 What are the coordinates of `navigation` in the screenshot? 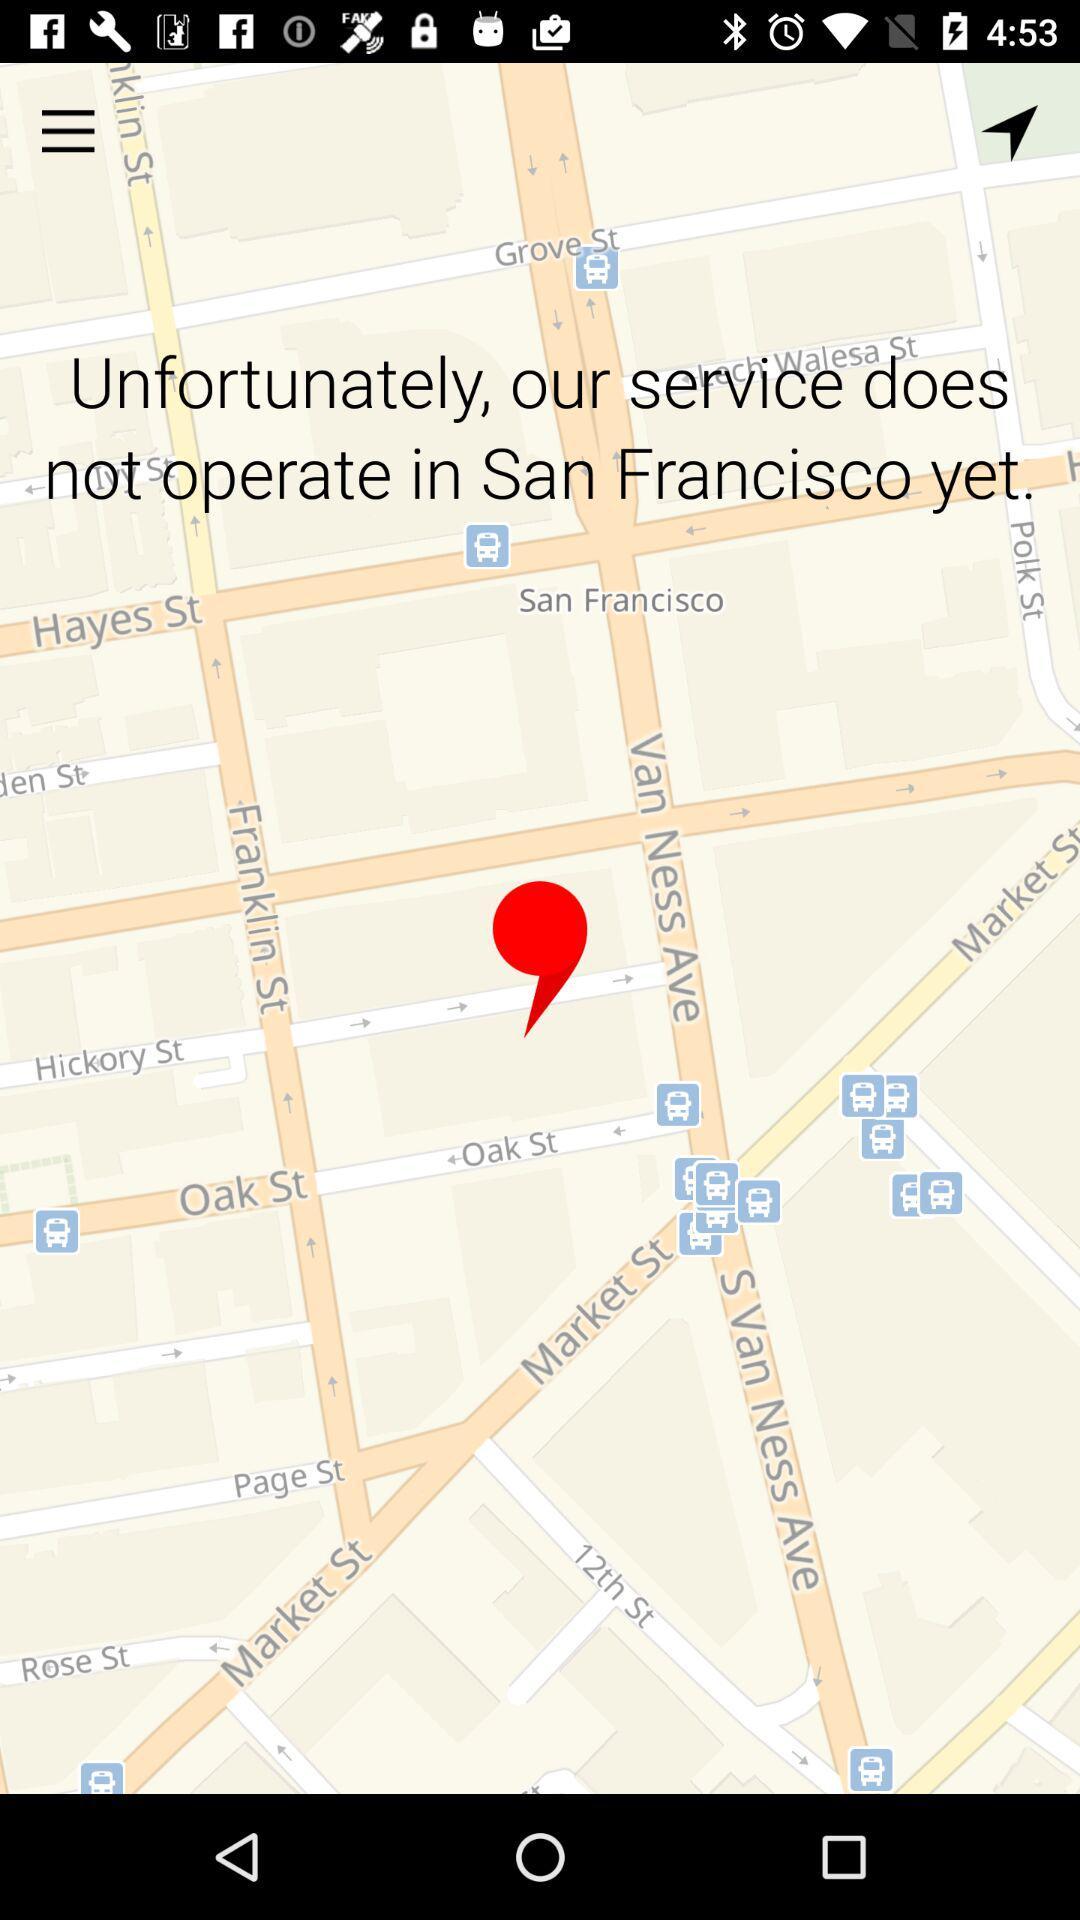 It's located at (1009, 132).